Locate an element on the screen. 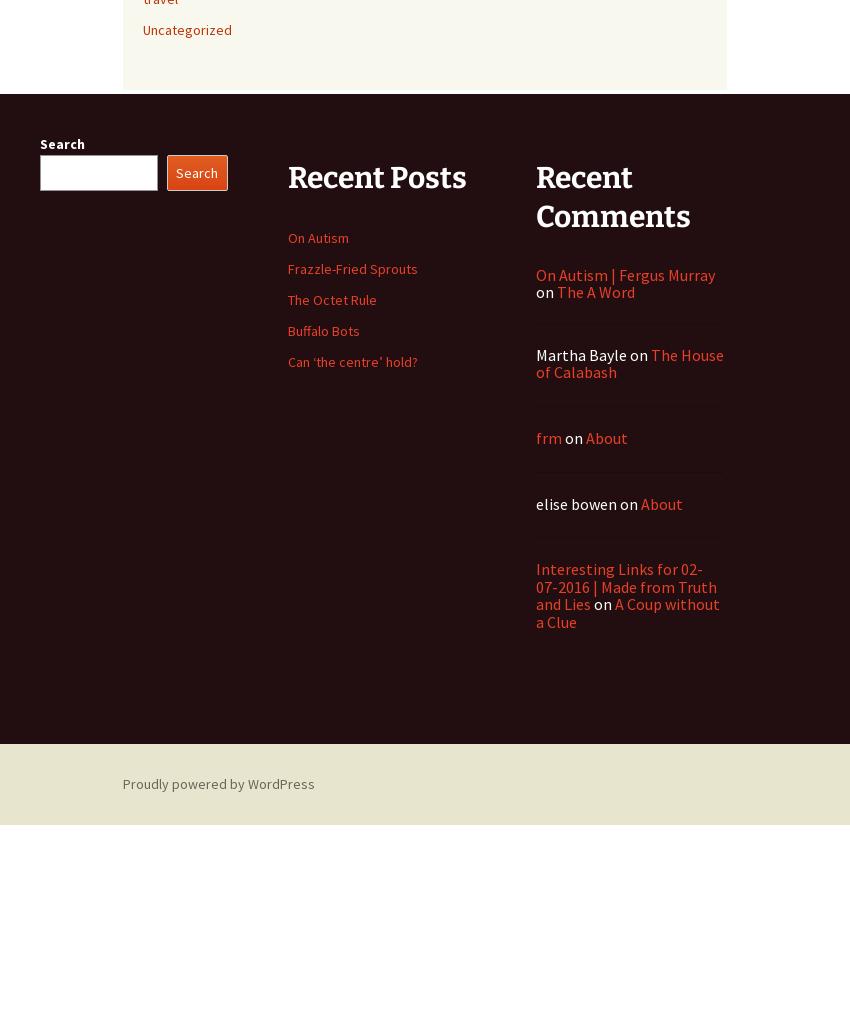  'Buffalo Bots' is located at coordinates (324, 329).